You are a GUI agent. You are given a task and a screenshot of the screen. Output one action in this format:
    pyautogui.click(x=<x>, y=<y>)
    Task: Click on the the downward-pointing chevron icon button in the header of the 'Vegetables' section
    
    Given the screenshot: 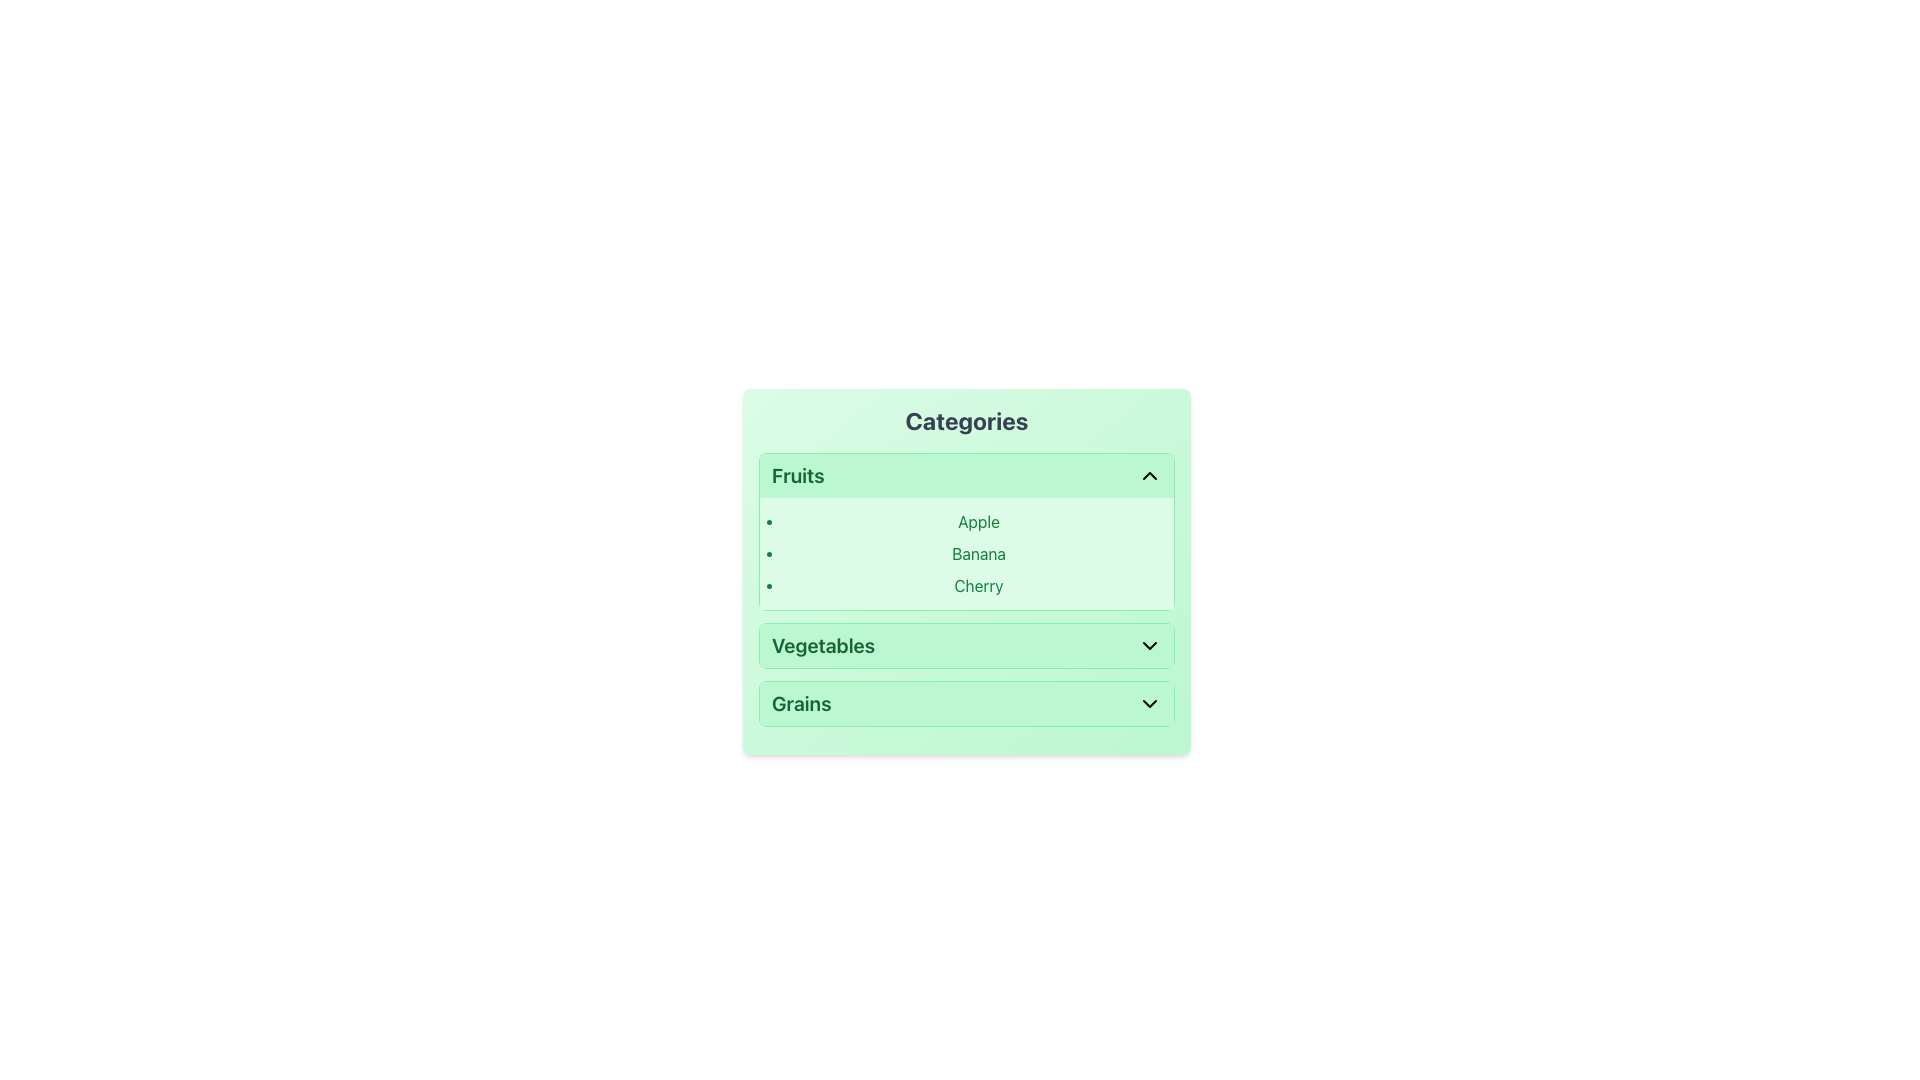 What is the action you would take?
    pyautogui.click(x=1150, y=645)
    